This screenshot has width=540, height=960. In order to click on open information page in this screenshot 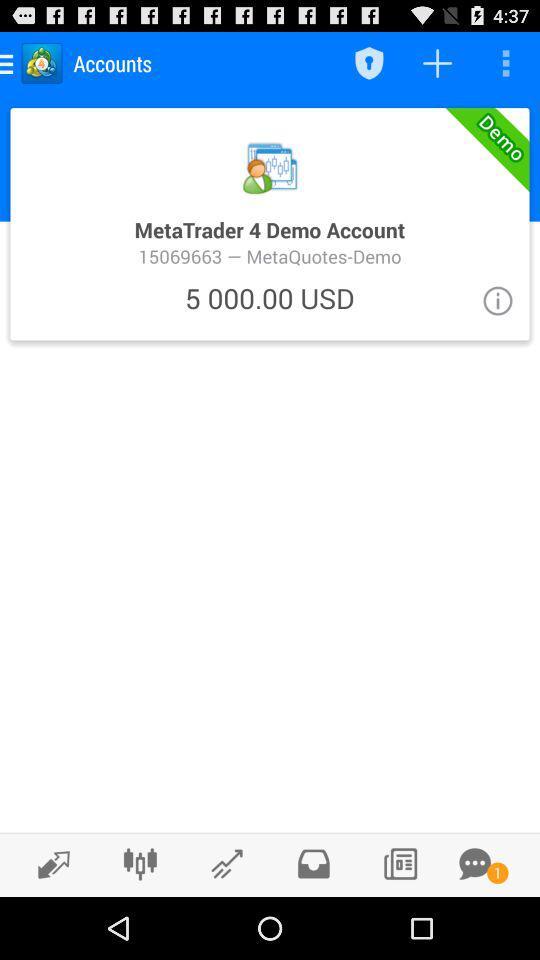, I will do `click(496, 299)`.